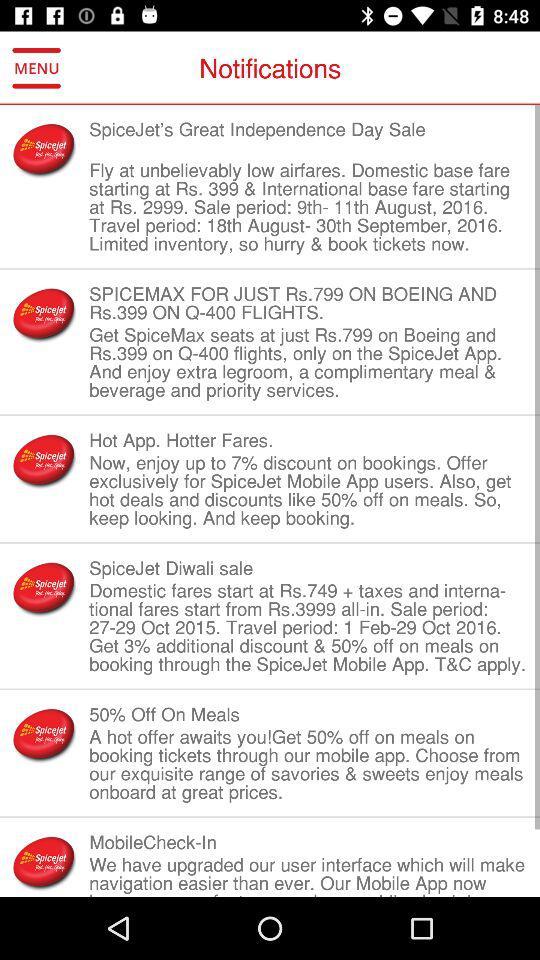  I want to click on icon next to 50 off on icon, so click(44, 733).